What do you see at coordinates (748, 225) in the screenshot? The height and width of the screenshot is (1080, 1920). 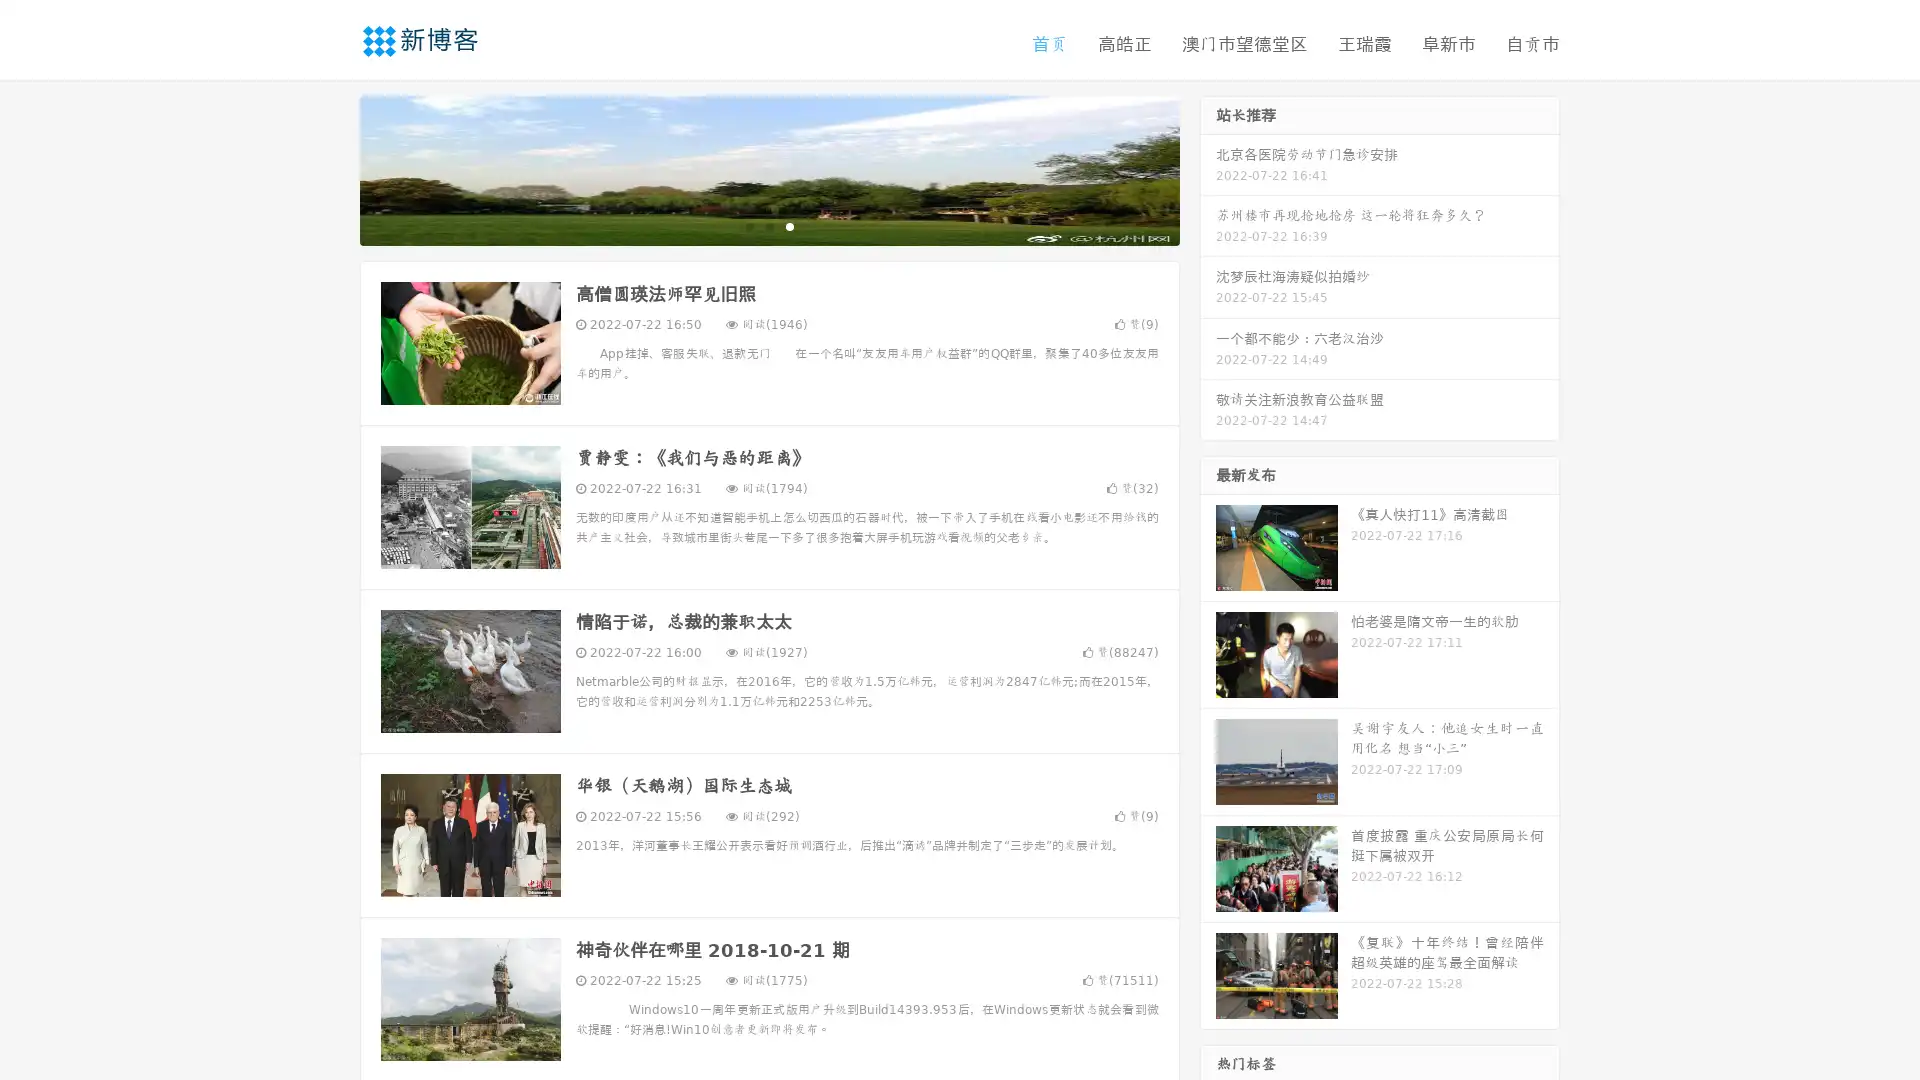 I see `Go to slide 1` at bounding box center [748, 225].